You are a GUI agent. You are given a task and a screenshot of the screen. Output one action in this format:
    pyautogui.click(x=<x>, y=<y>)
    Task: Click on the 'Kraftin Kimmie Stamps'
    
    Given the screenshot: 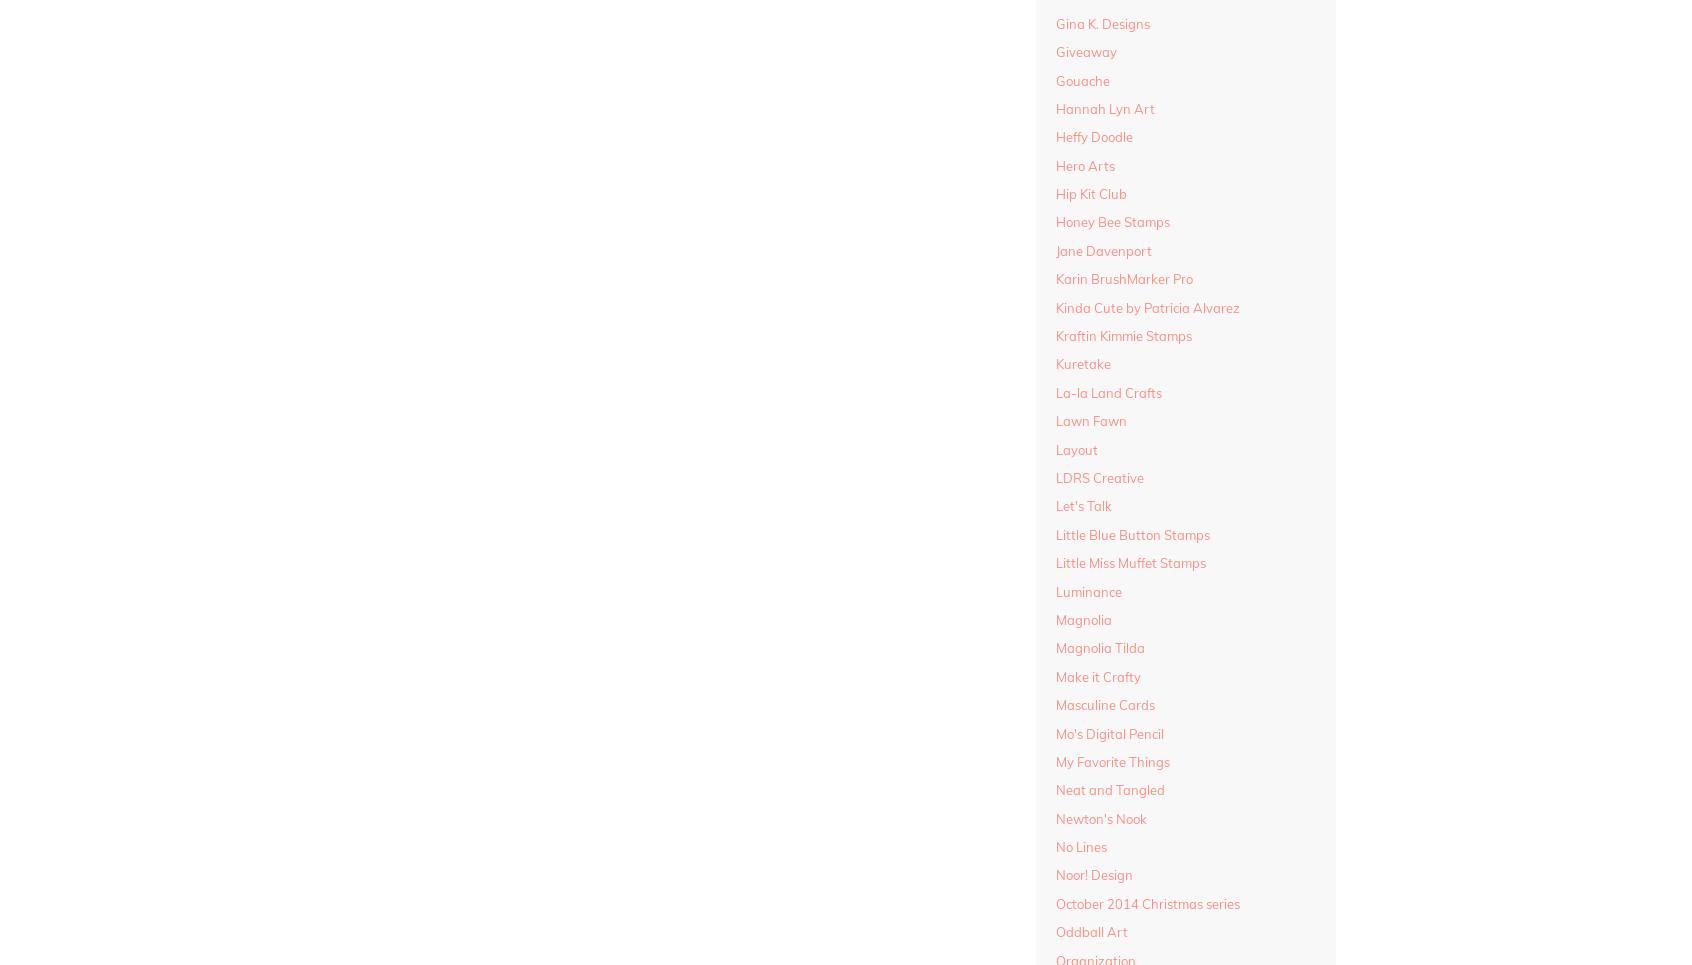 What is the action you would take?
    pyautogui.click(x=1122, y=336)
    